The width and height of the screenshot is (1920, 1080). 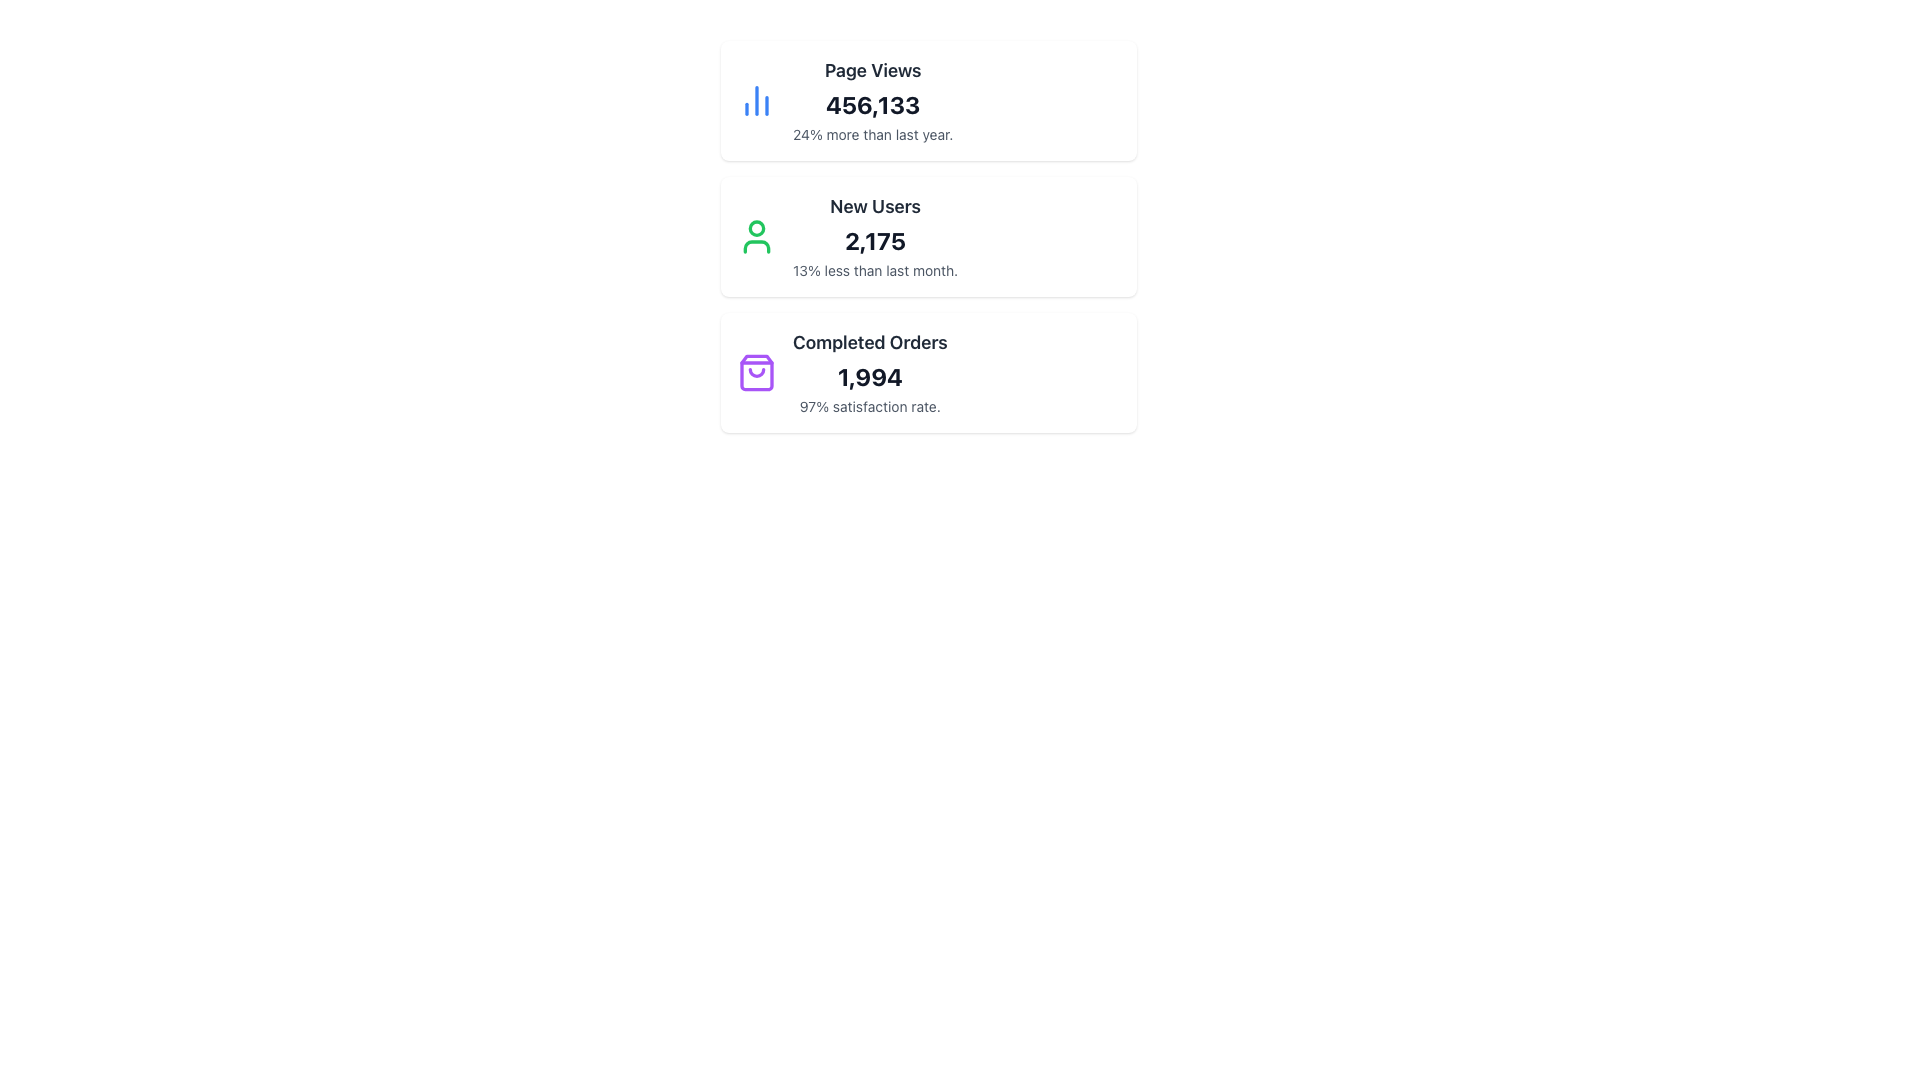 What do you see at coordinates (875, 270) in the screenshot?
I see `the text label that provides a contextual explanation for the 'New Users' metric, located at the bottom of the metric card displaying '2,175'` at bounding box center [875, 270].